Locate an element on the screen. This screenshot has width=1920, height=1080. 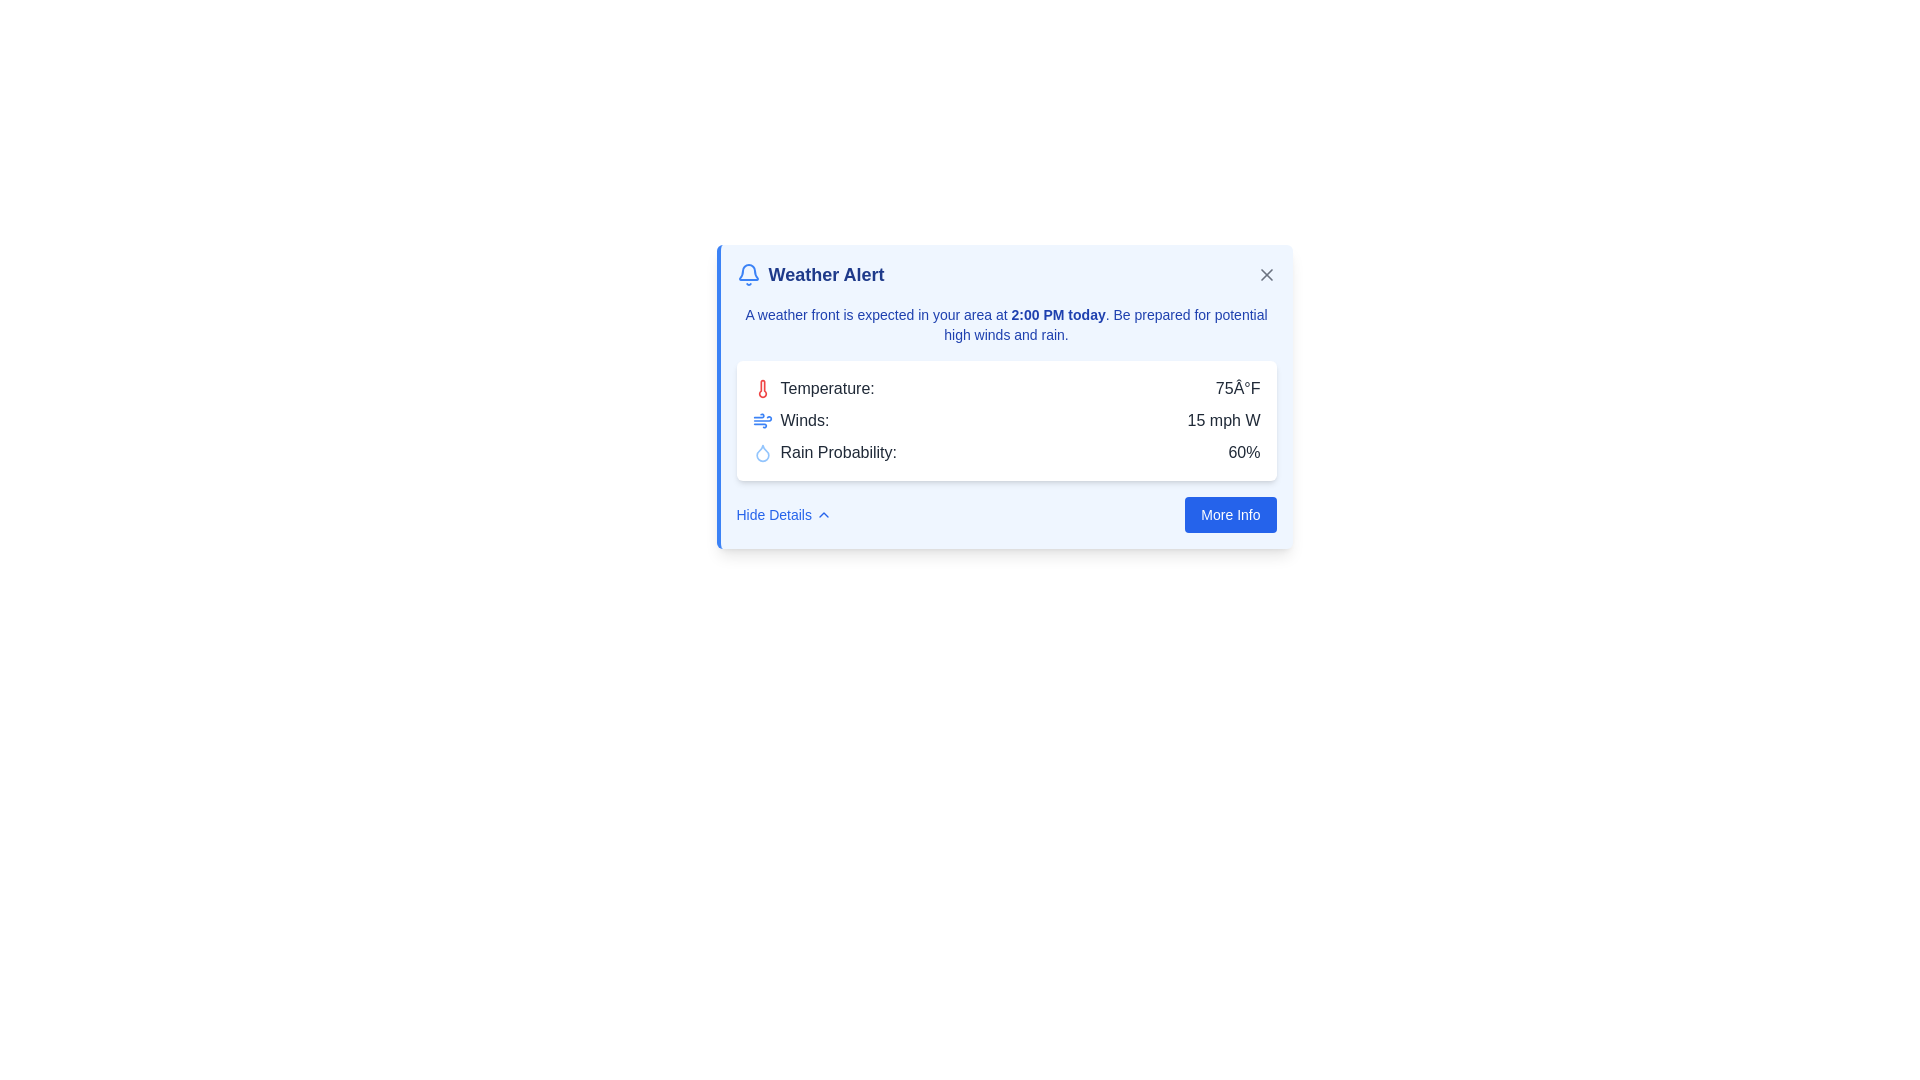
the rain icon located in the 'Weather Alert' panel, specifically to the left of the text 'Rain Probability: 60%' is located at coordinates (761, 452).